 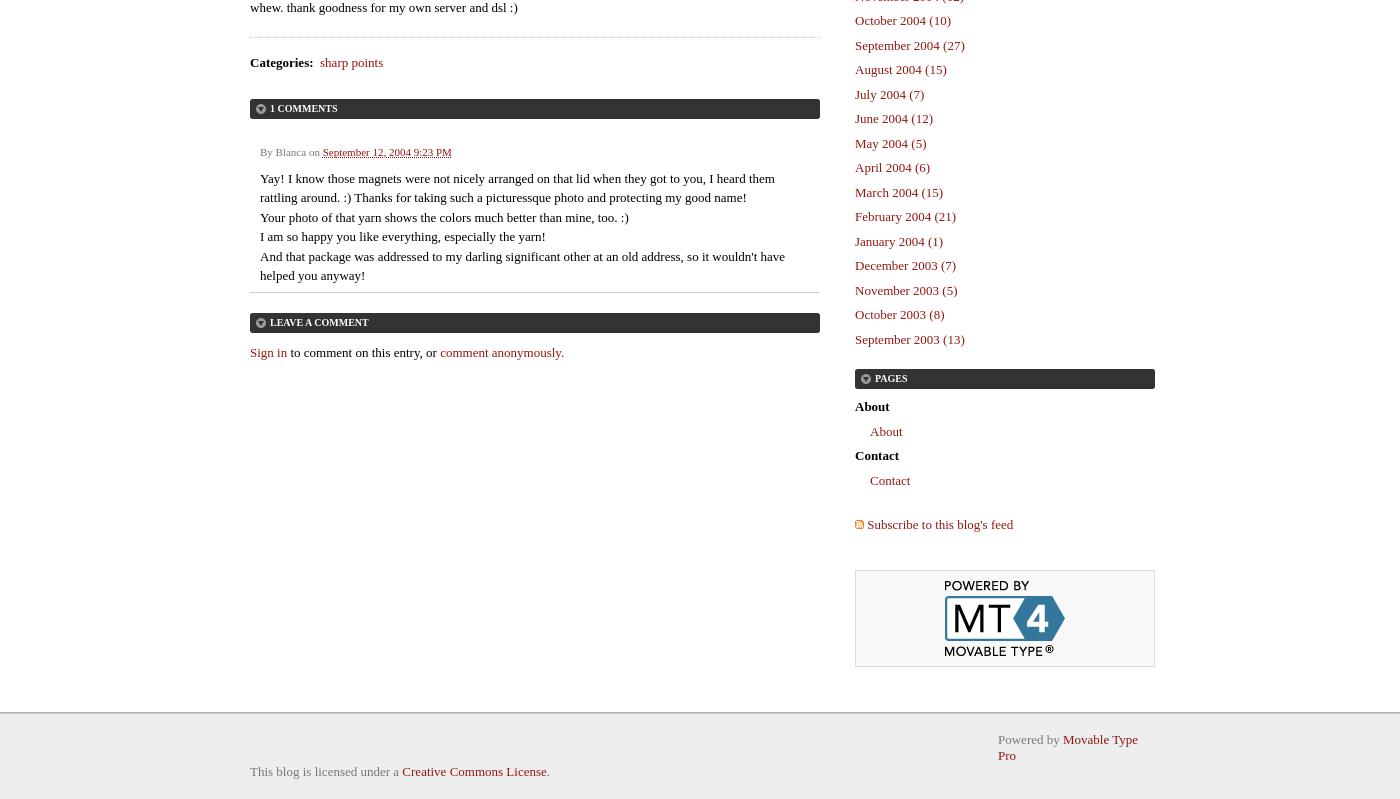 I want to click on 'Pages', so click(x=890, y=378).